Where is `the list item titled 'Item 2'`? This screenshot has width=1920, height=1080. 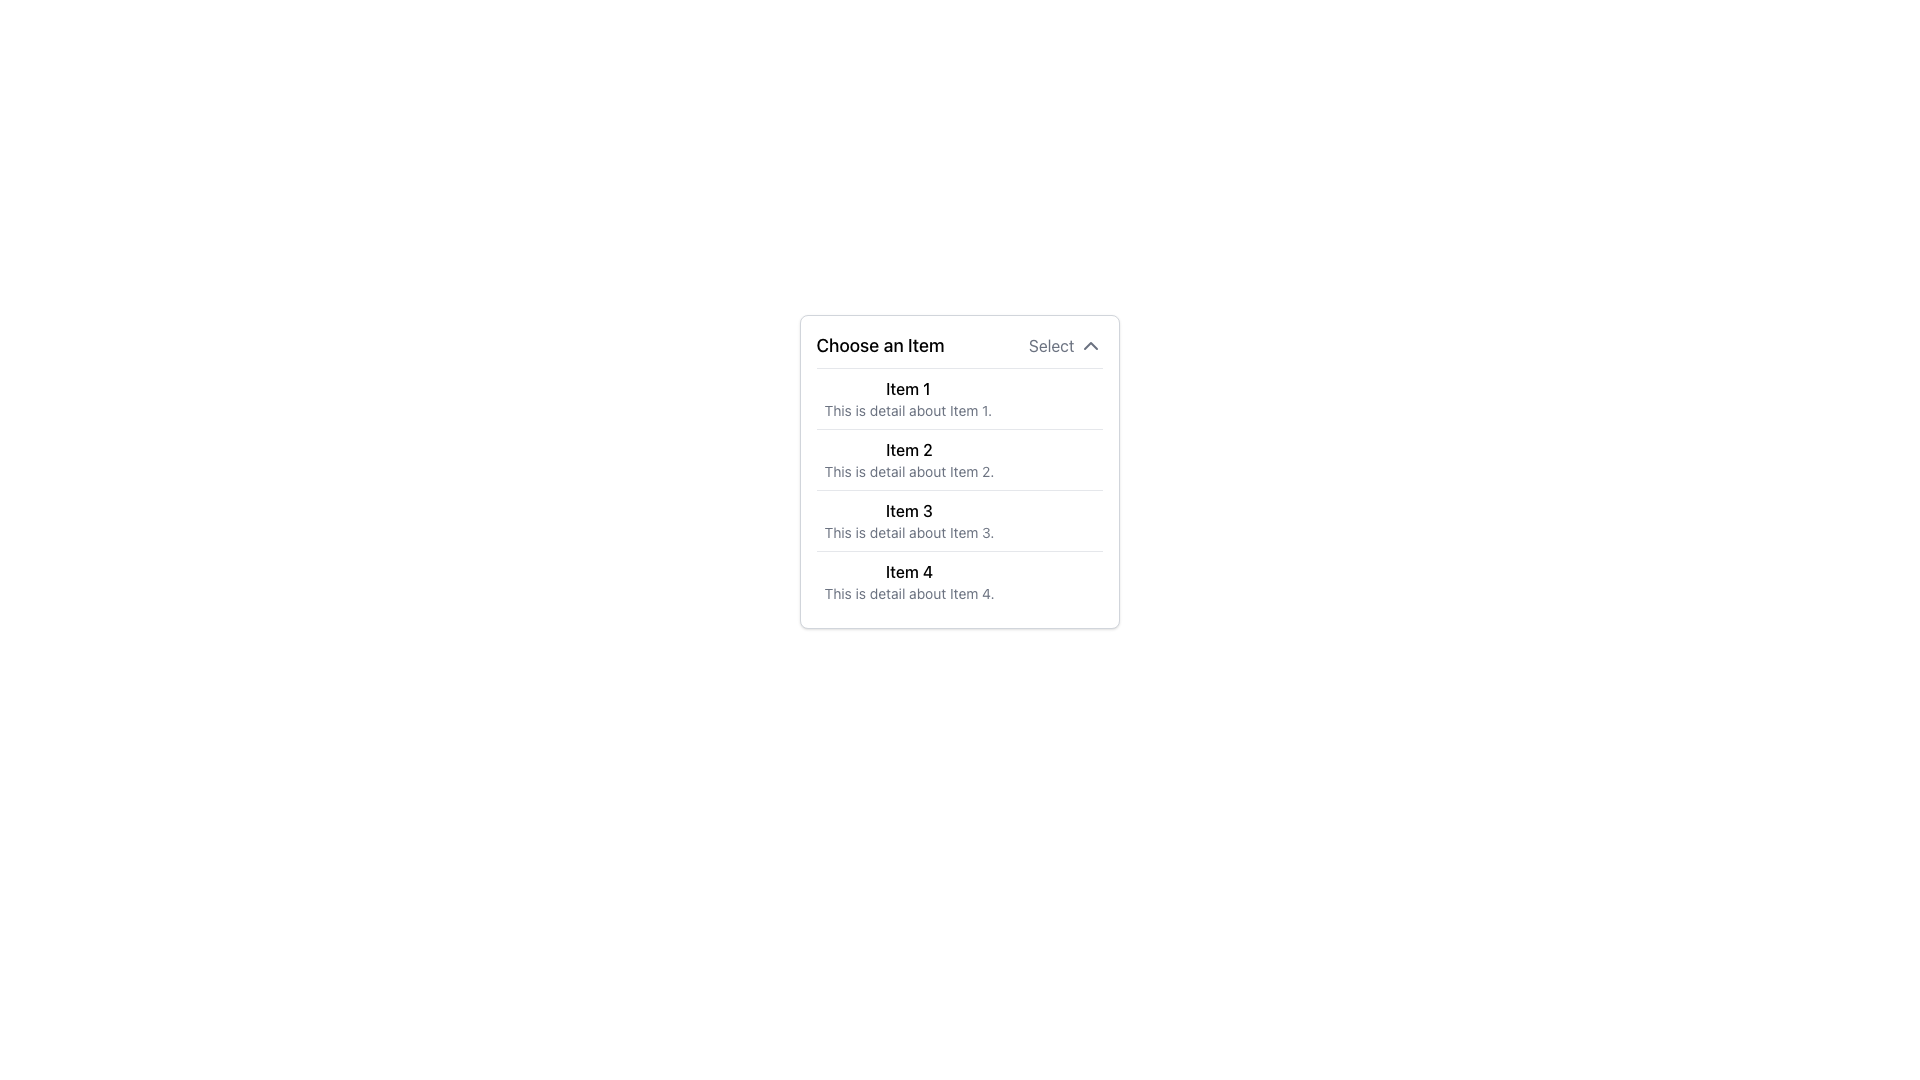 the list item titled 'Item 2' is located at coordinates (958, 459).